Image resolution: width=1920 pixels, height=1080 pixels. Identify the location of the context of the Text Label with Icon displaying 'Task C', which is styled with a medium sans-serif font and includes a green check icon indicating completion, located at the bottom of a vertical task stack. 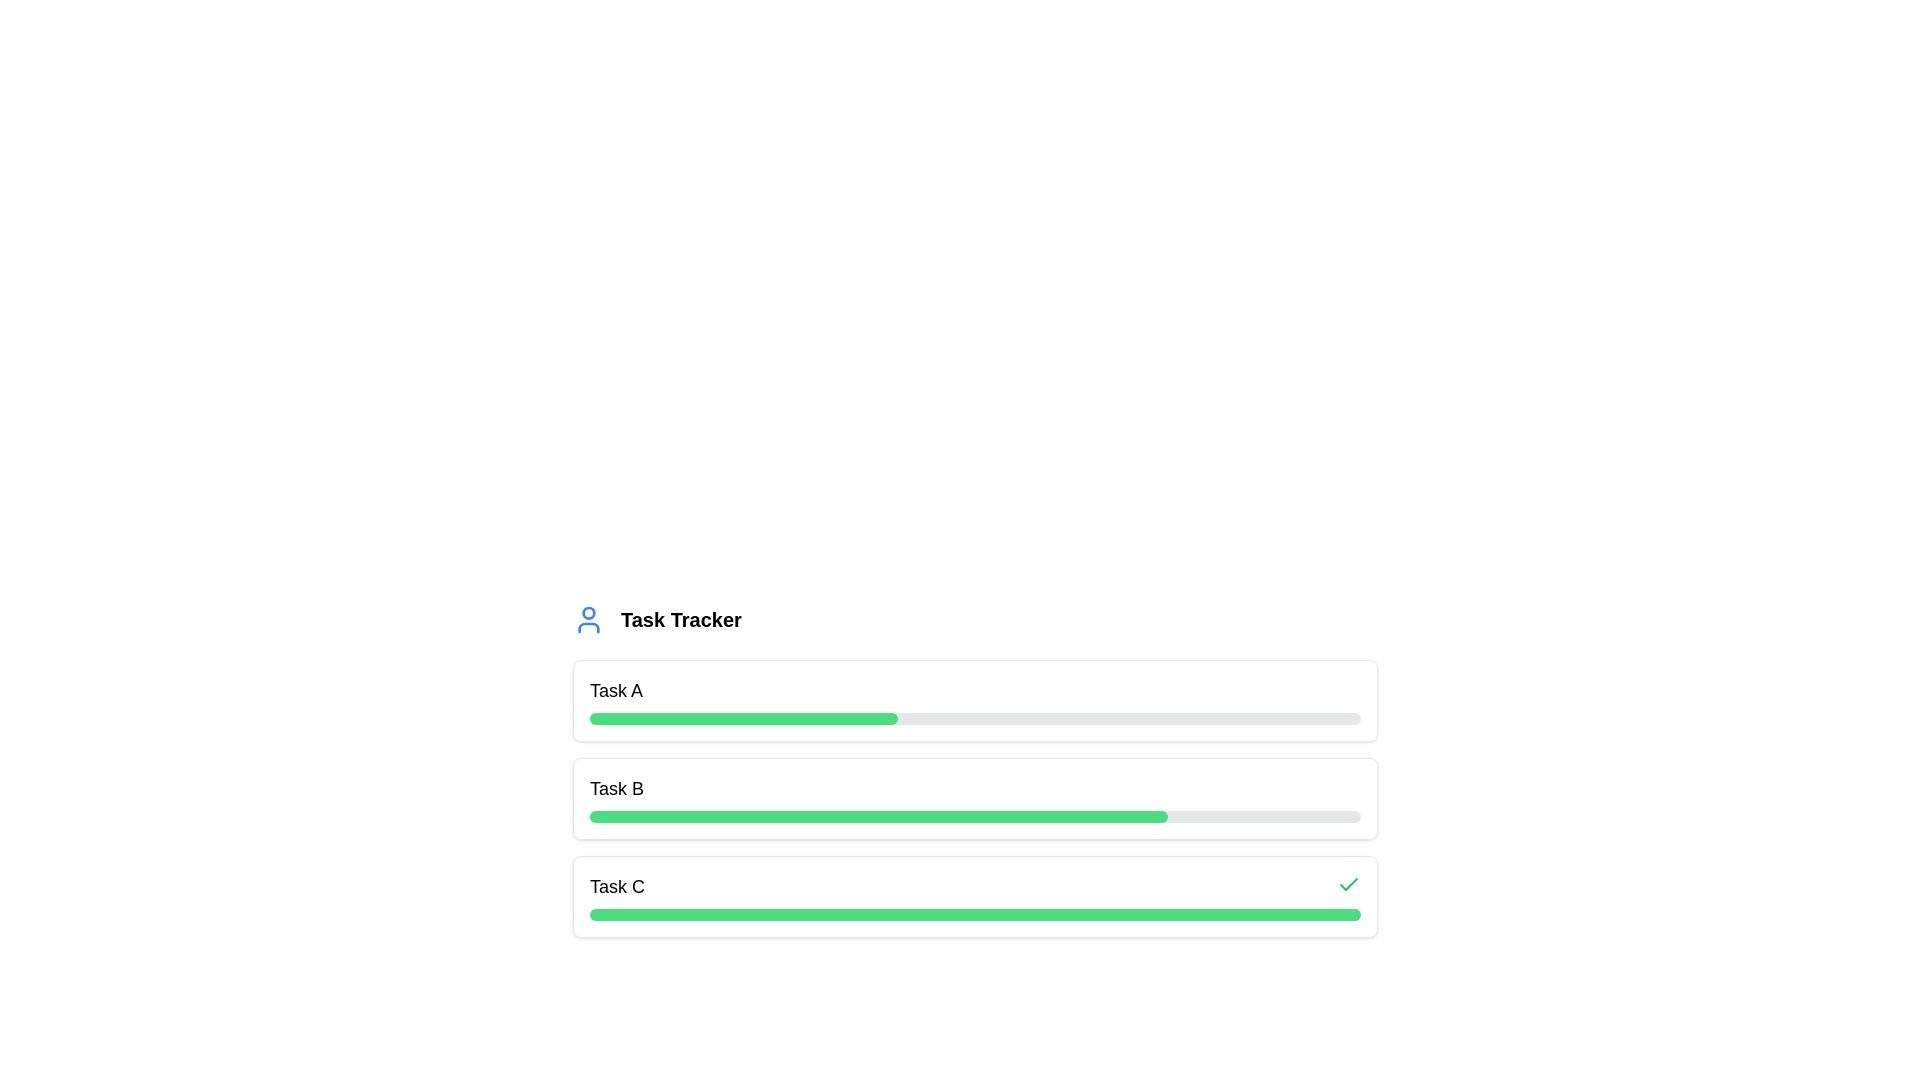
(975, 886).